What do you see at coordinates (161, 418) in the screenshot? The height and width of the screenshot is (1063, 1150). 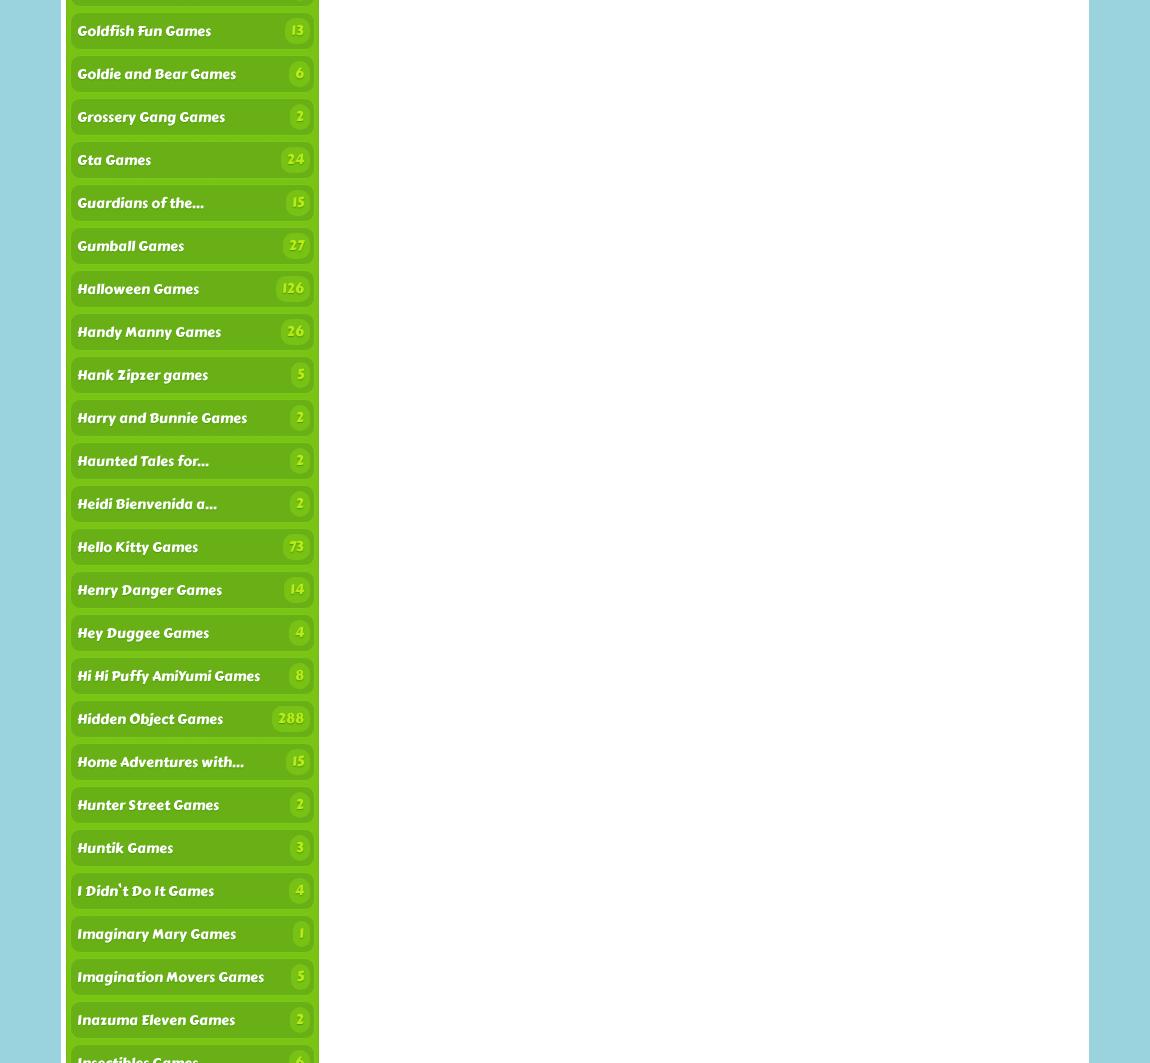 I see `'Harry and Bunnie Games'` at bounding box center [161, 418].